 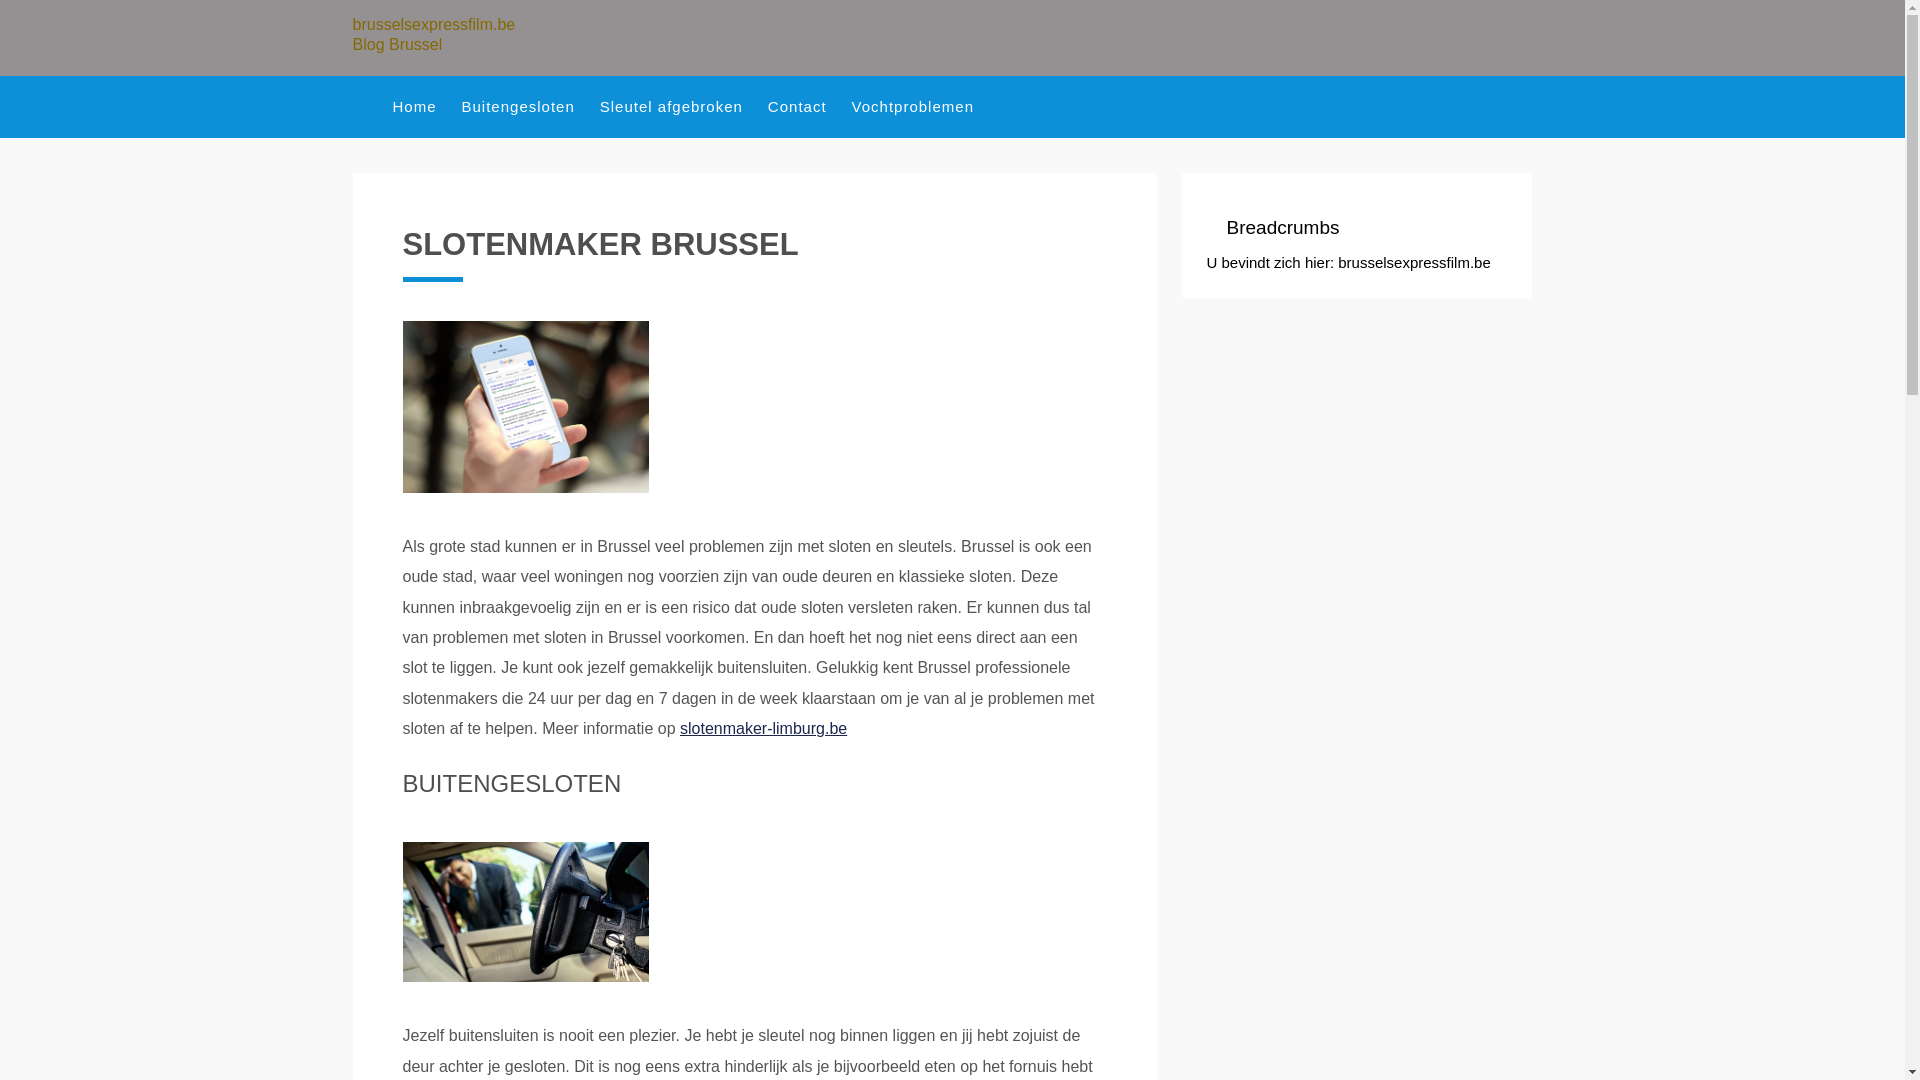 What do you see at coordinates (425, 106) in the screenshot?
I see `'Home'` at bounding box center [425, 106].